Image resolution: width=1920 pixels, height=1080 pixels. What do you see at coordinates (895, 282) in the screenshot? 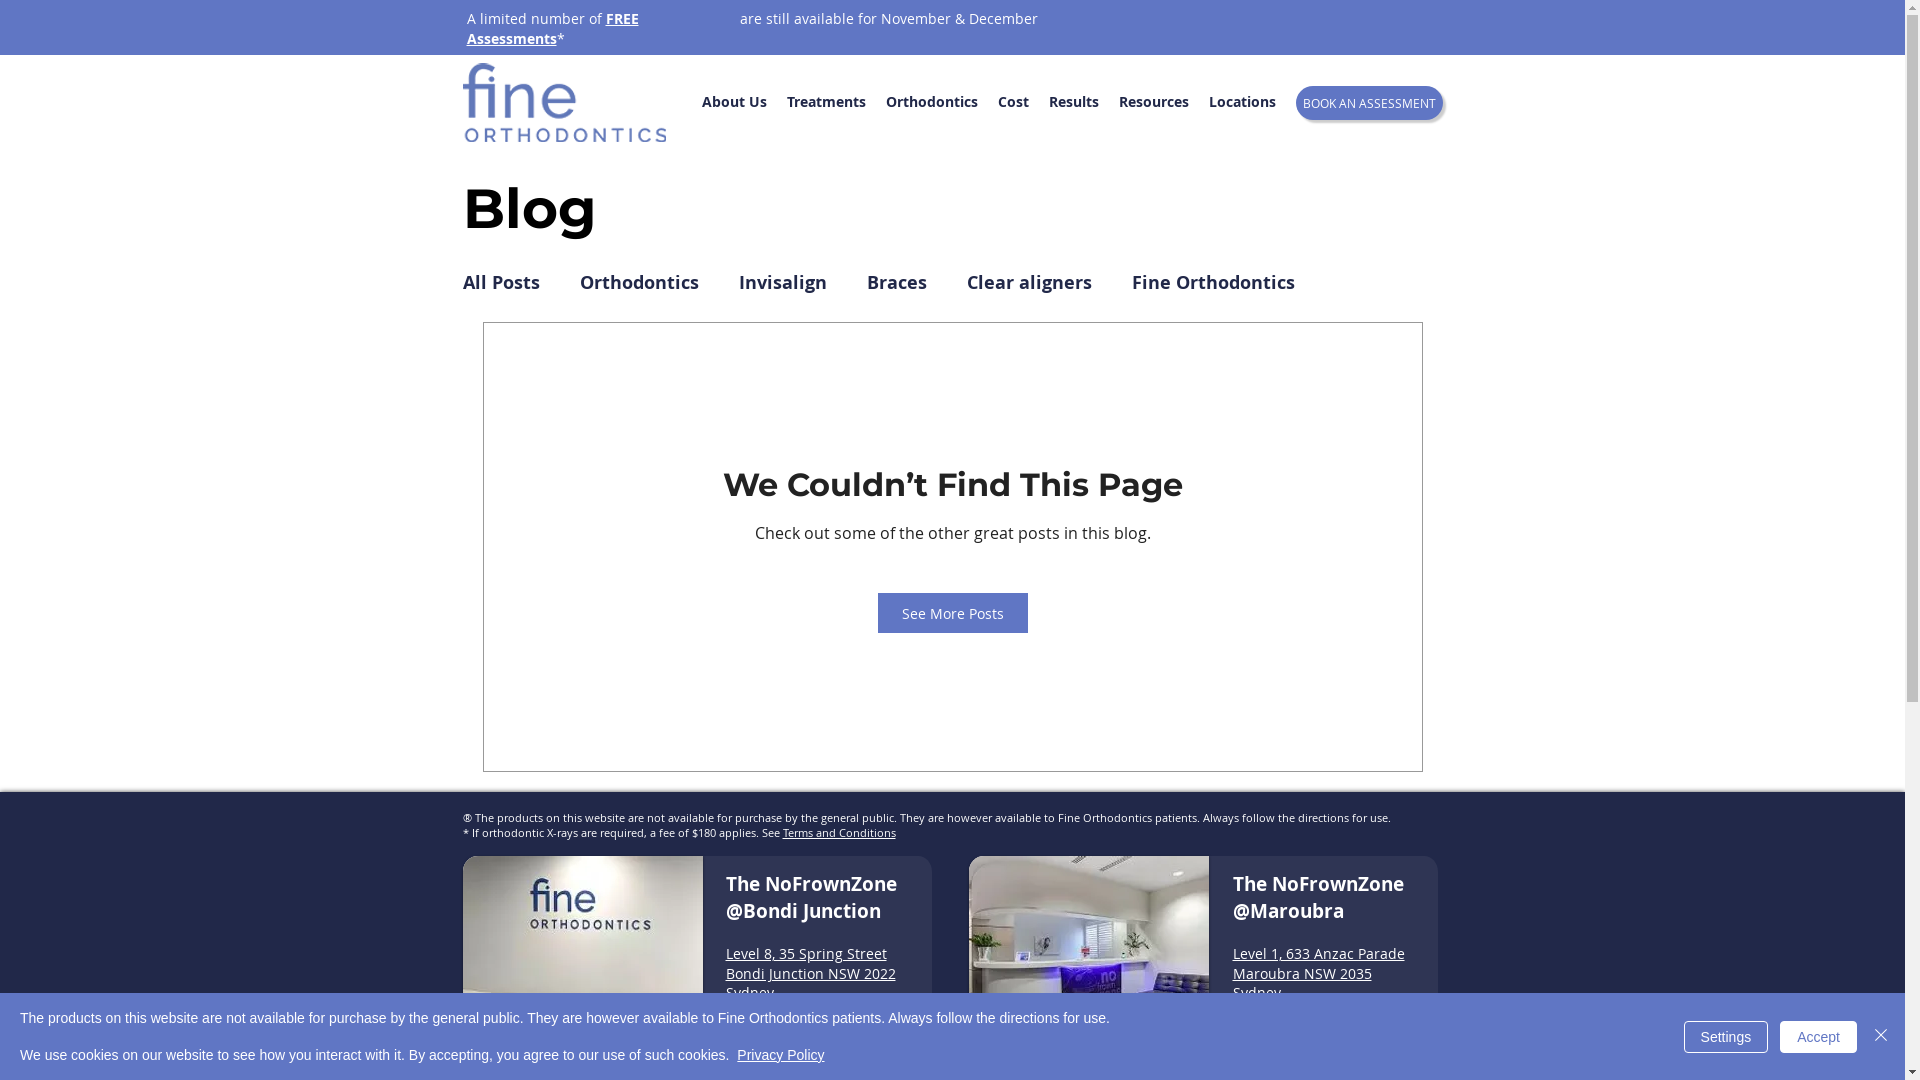
I see `'Braces'` at bounding box center [895, 282].